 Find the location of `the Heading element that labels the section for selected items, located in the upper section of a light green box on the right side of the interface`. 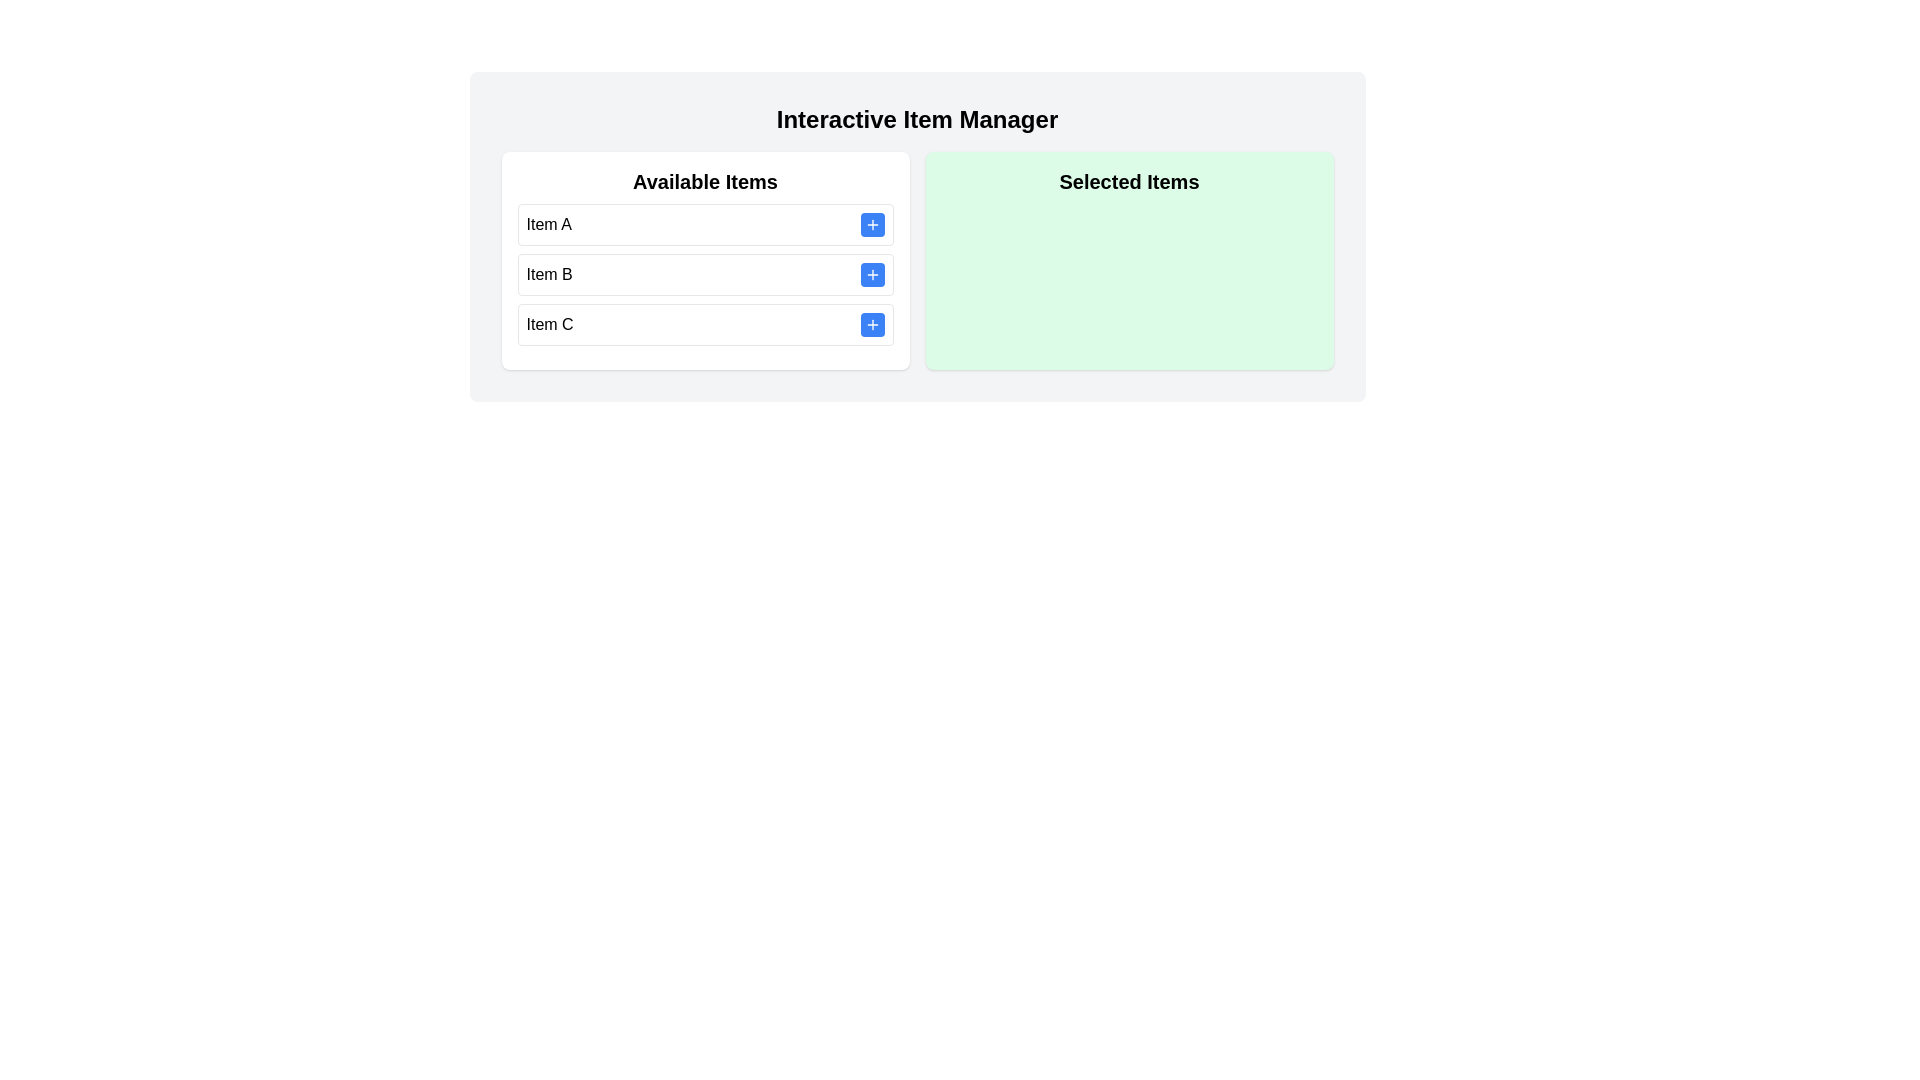

the Heading element that labels the section for selected items, located in the upper section of a light green box on the right side of the interface is located at coordinates (1129, 181).